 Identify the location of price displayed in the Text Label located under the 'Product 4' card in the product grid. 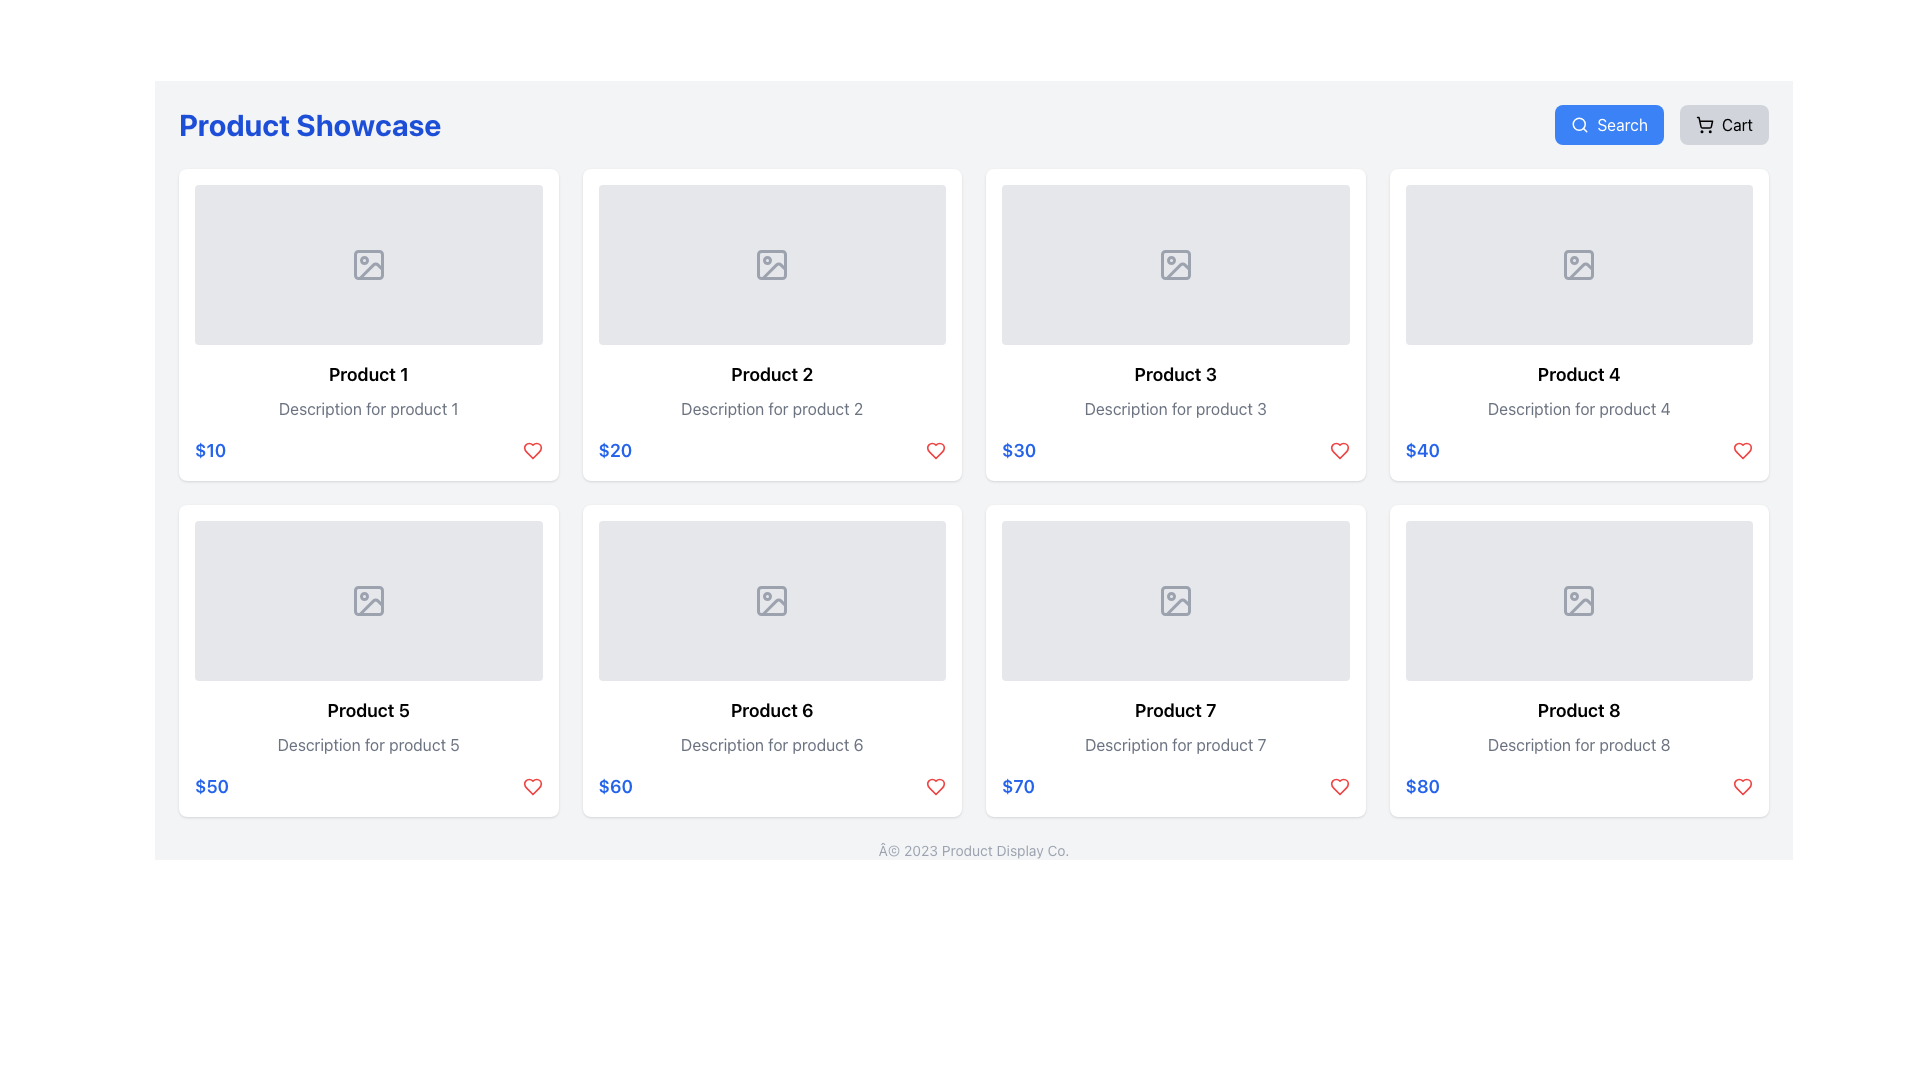
(1421, 451).